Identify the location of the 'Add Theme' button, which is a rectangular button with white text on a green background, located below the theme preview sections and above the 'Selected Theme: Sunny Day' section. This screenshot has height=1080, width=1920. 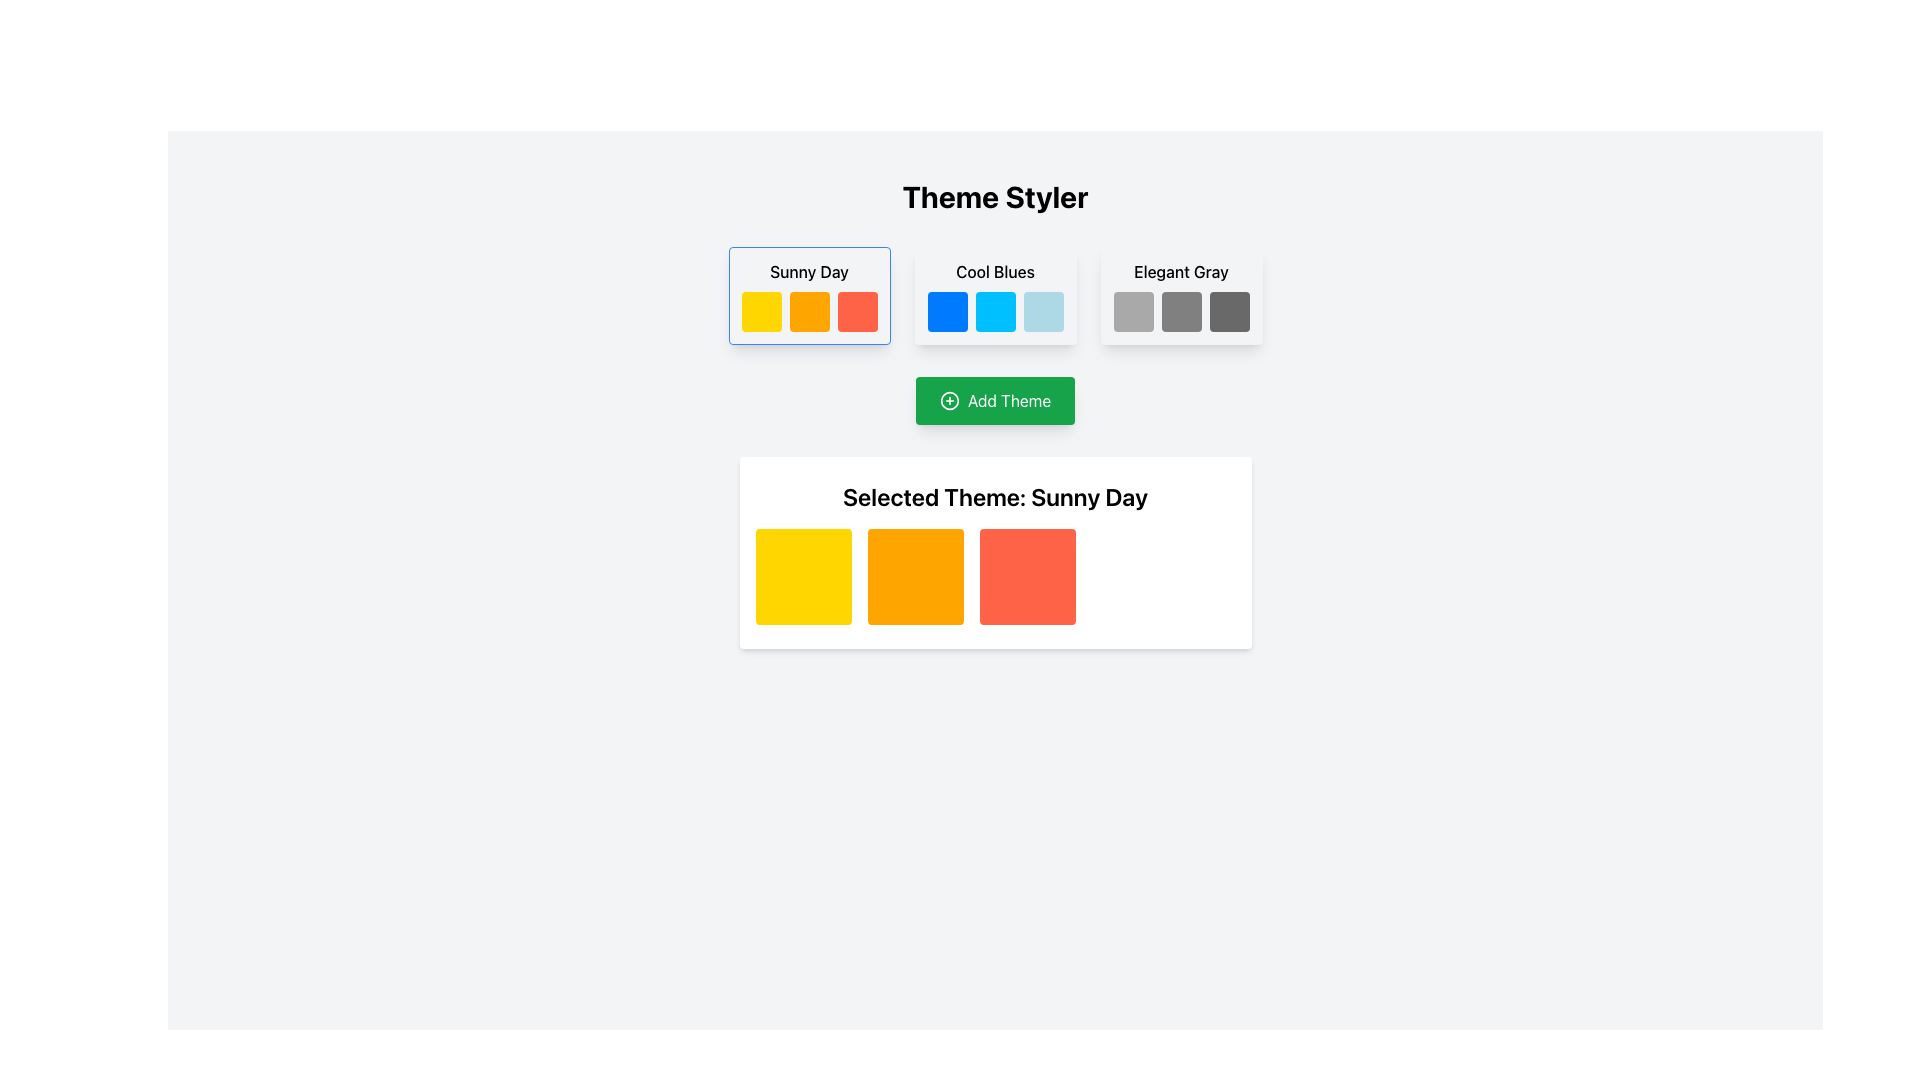
(995, 401).